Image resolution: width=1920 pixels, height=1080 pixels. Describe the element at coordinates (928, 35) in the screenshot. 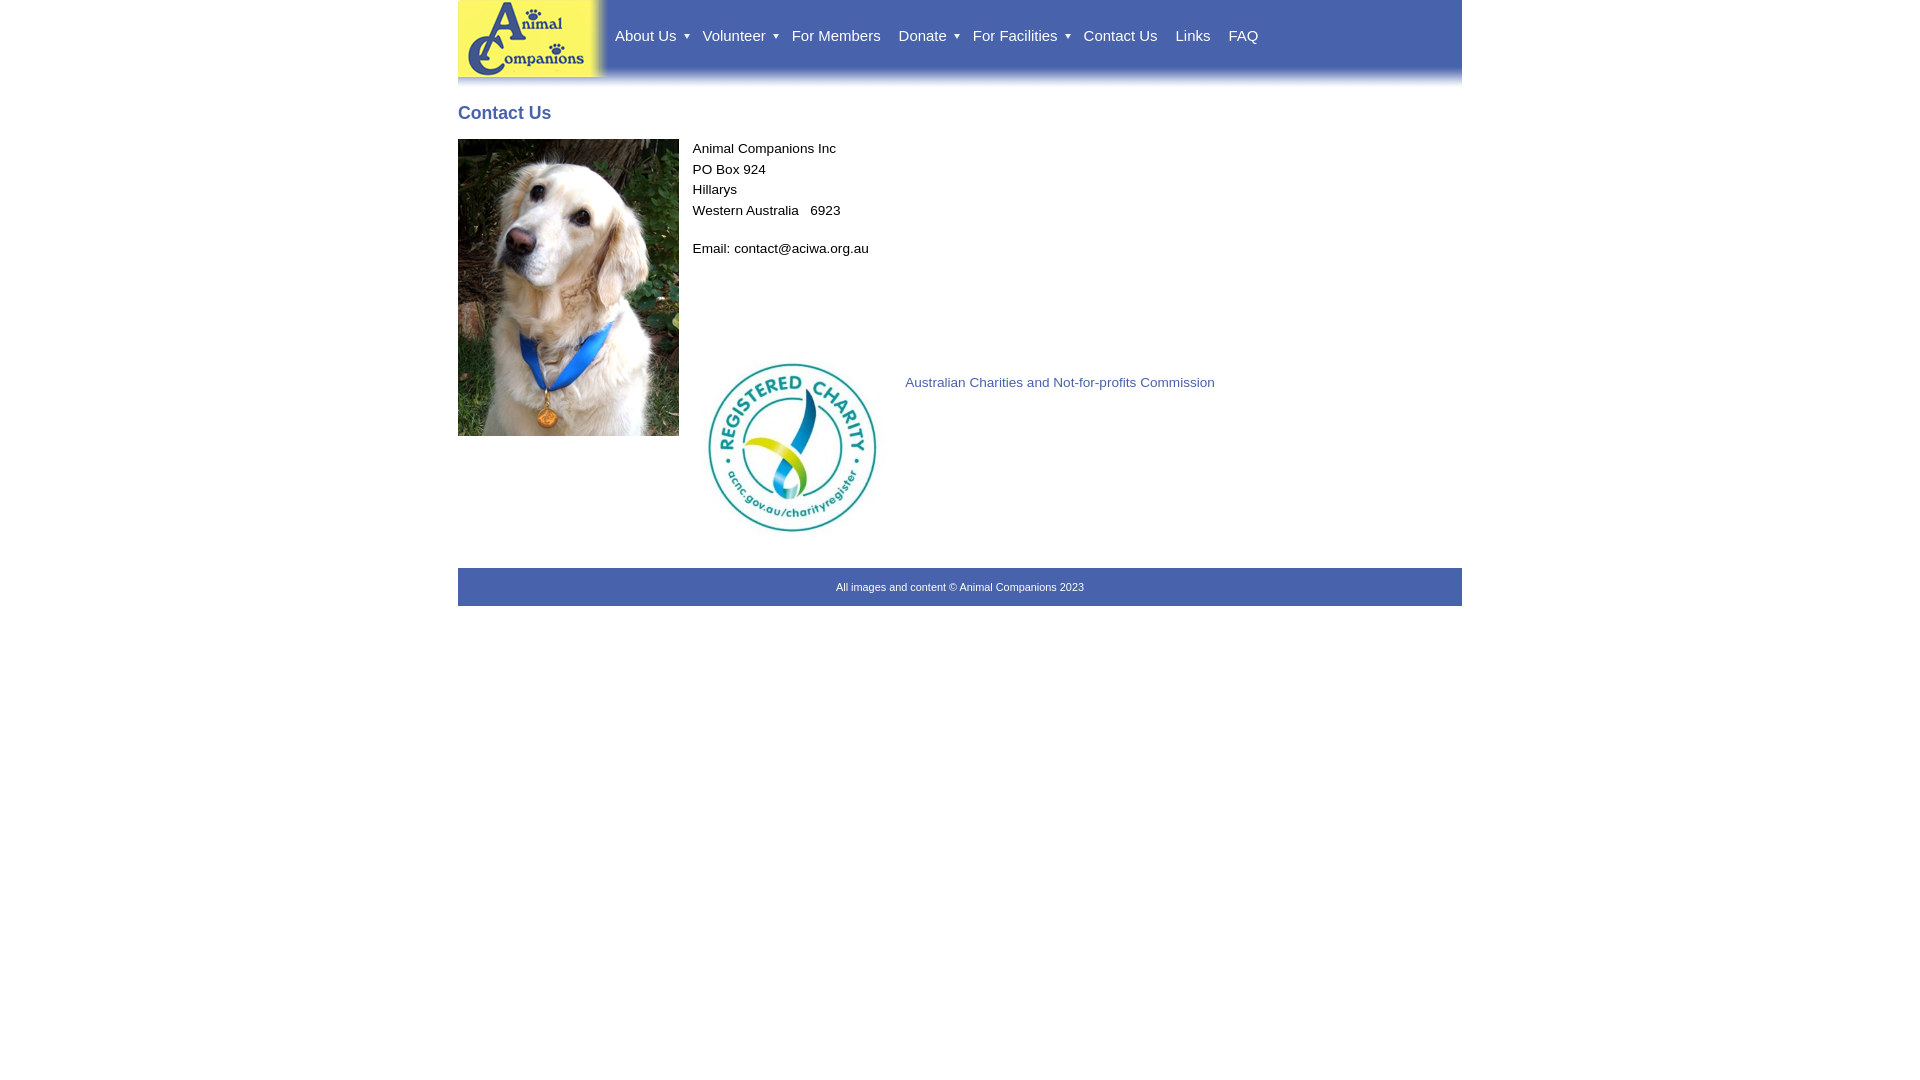

I see `'Donate'` at that location.